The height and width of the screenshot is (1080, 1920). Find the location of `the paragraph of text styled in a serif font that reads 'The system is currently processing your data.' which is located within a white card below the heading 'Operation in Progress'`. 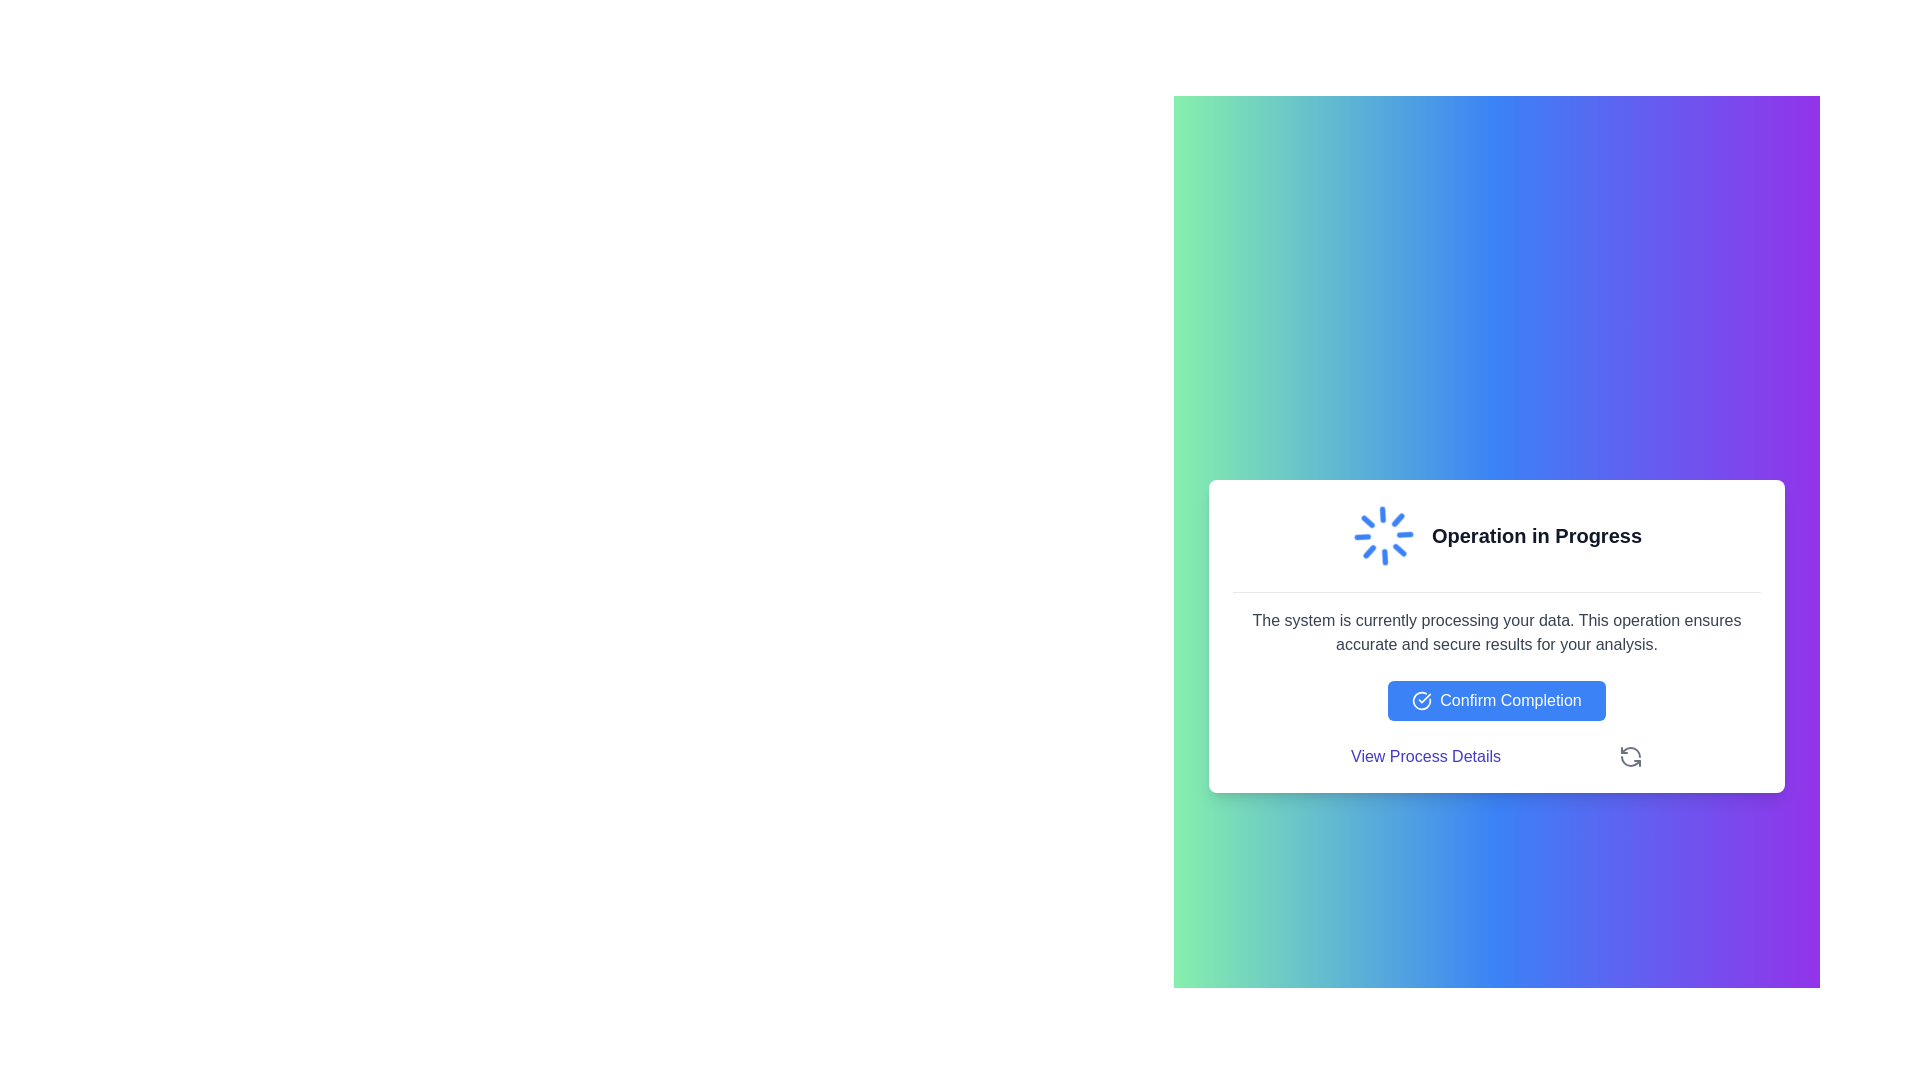

the paragraph of text styled in a serif font that reads 'The system is currently processing your data.' which is located within a white card below the heading 'Operation in Progress' is located at coordinates (1497, 623).